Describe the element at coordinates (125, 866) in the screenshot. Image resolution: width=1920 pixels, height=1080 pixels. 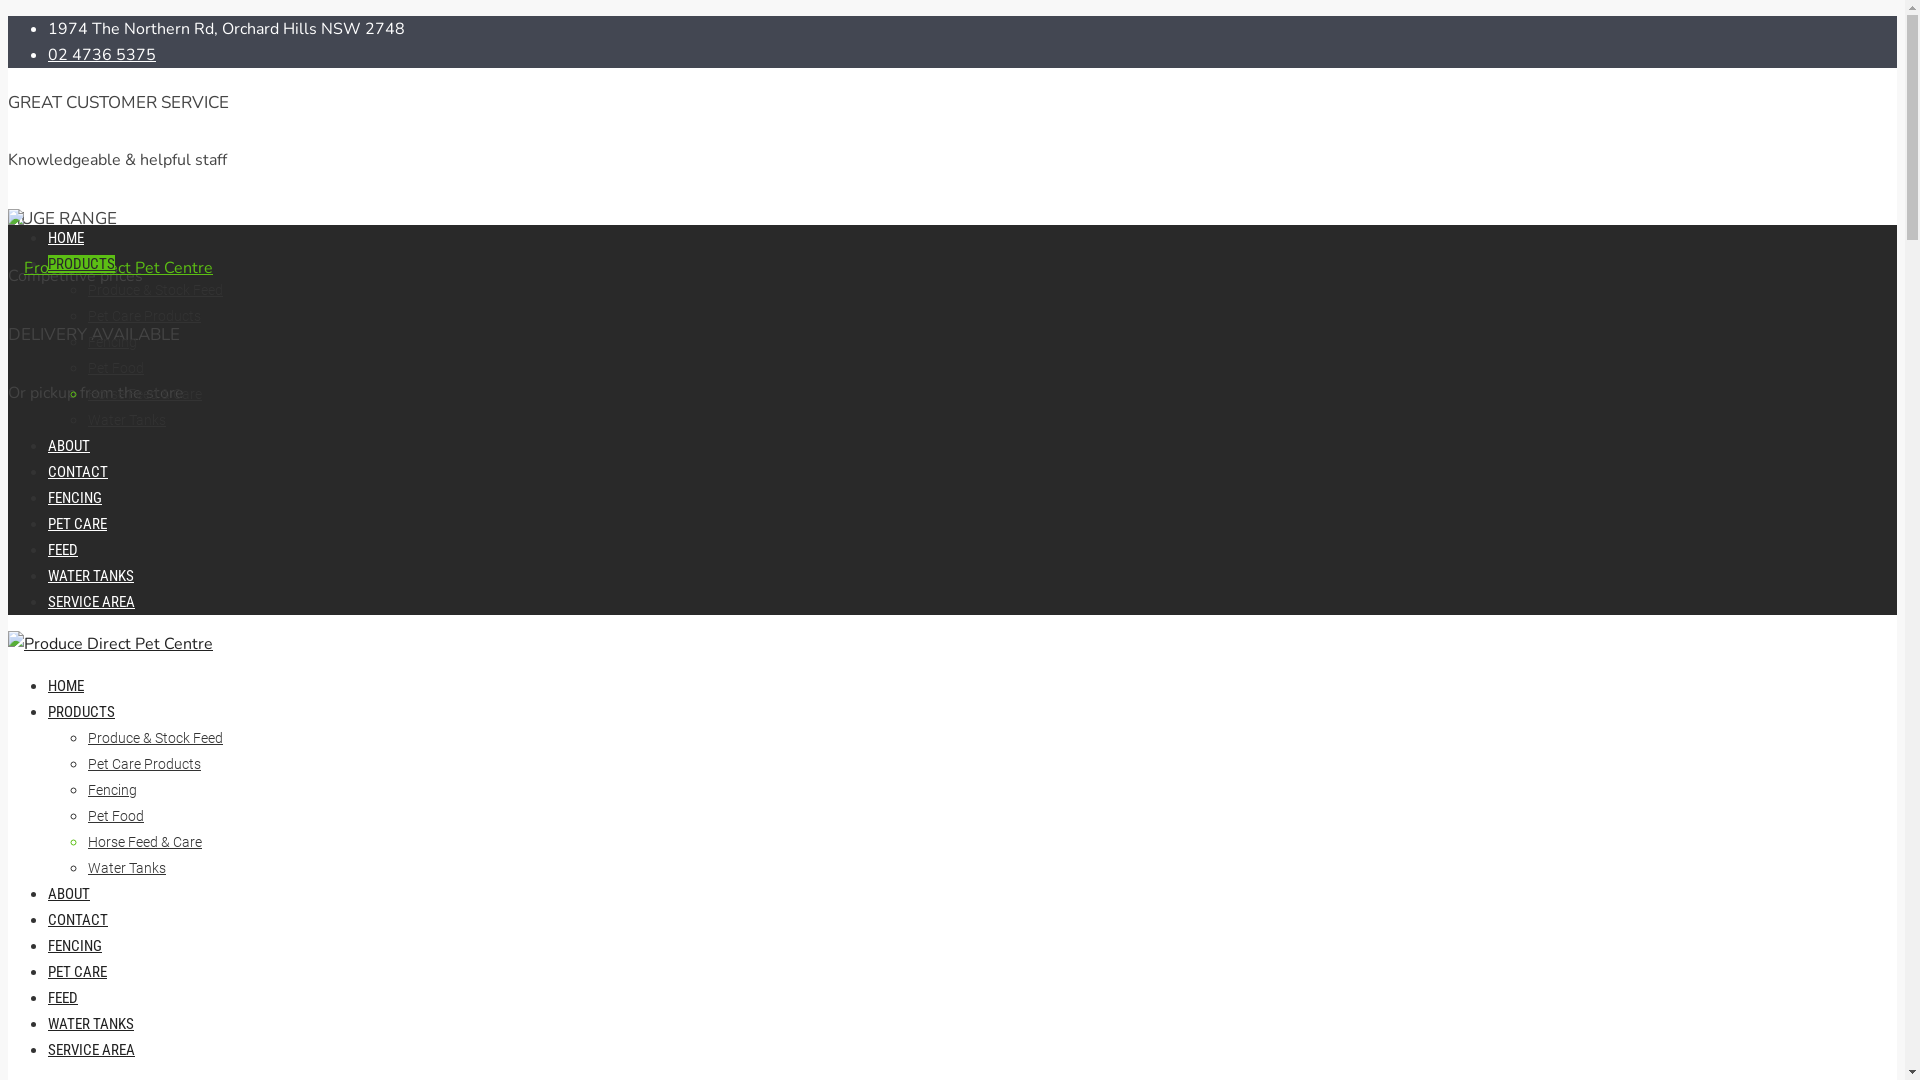
I see `'Water Tanks'` at that location.